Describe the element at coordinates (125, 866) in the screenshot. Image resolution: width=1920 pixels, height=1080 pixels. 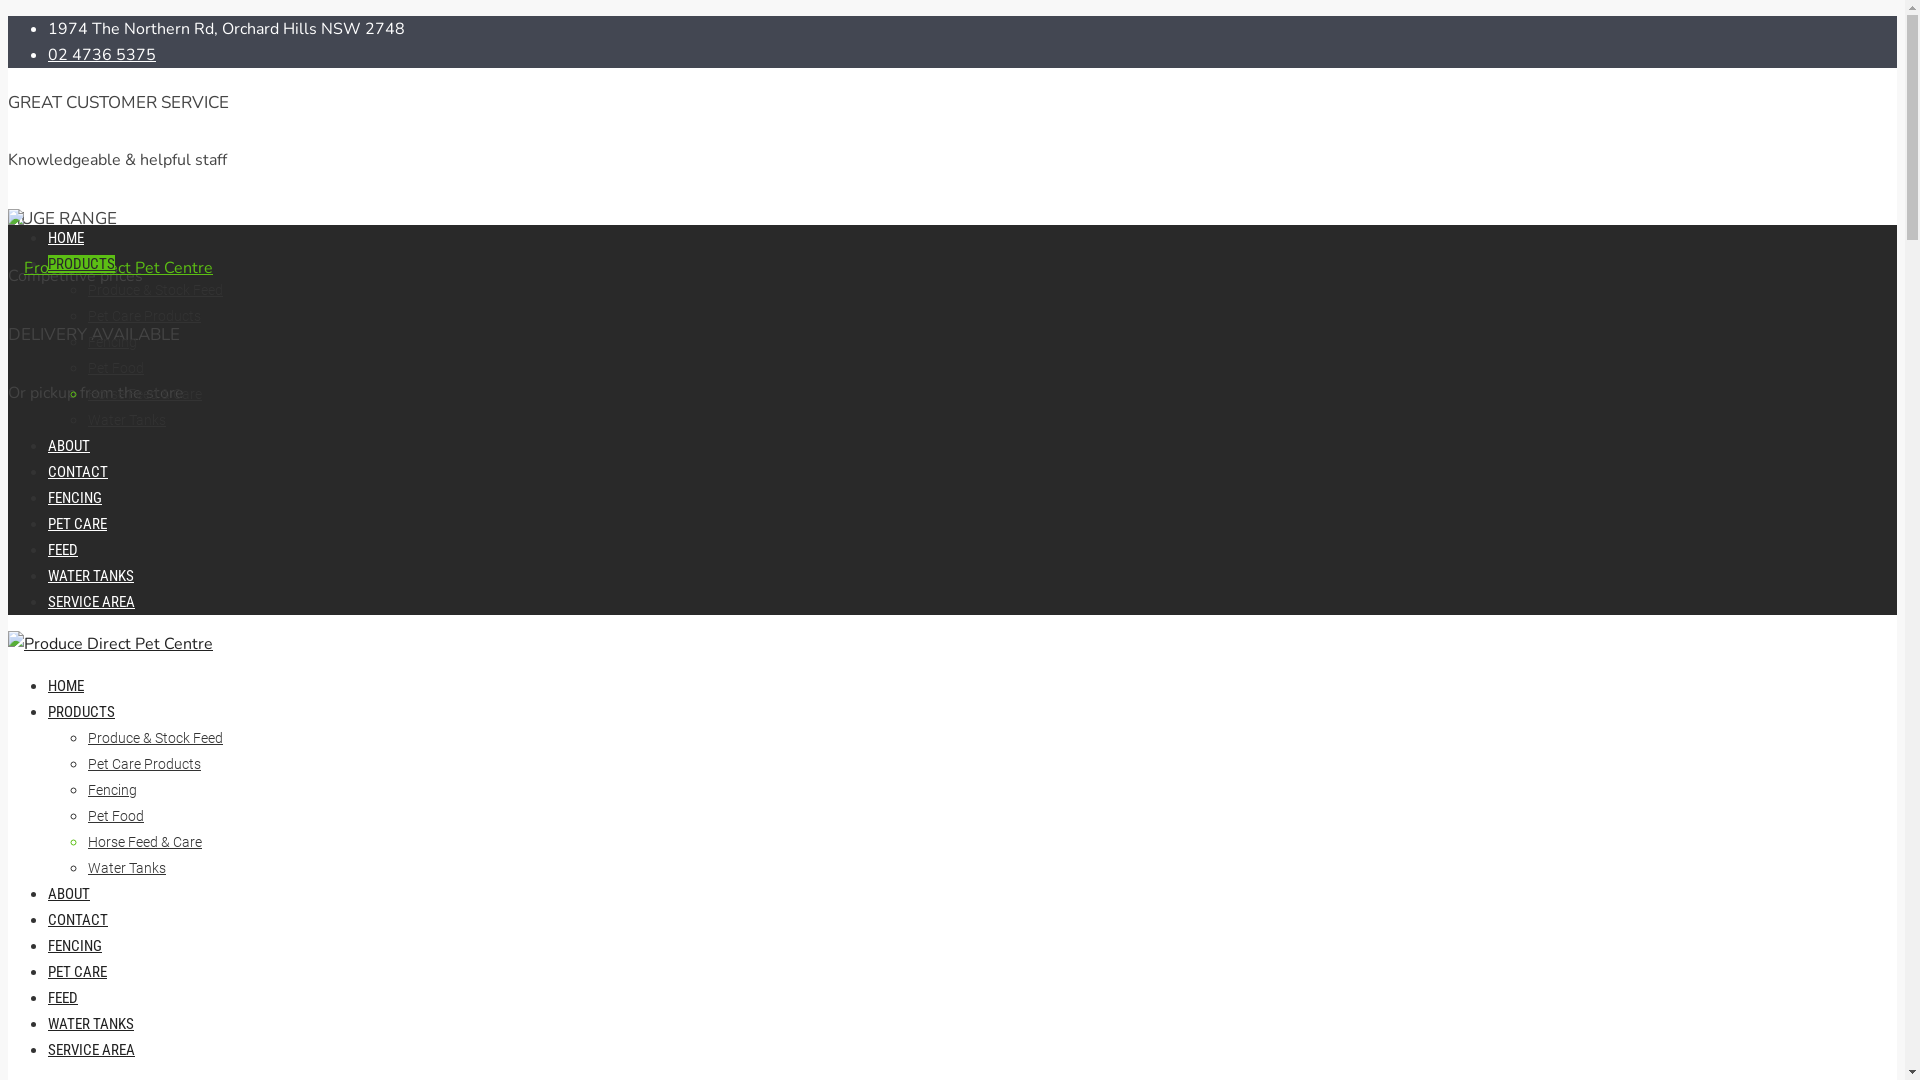
I see `'Water Tanks'` at that location.